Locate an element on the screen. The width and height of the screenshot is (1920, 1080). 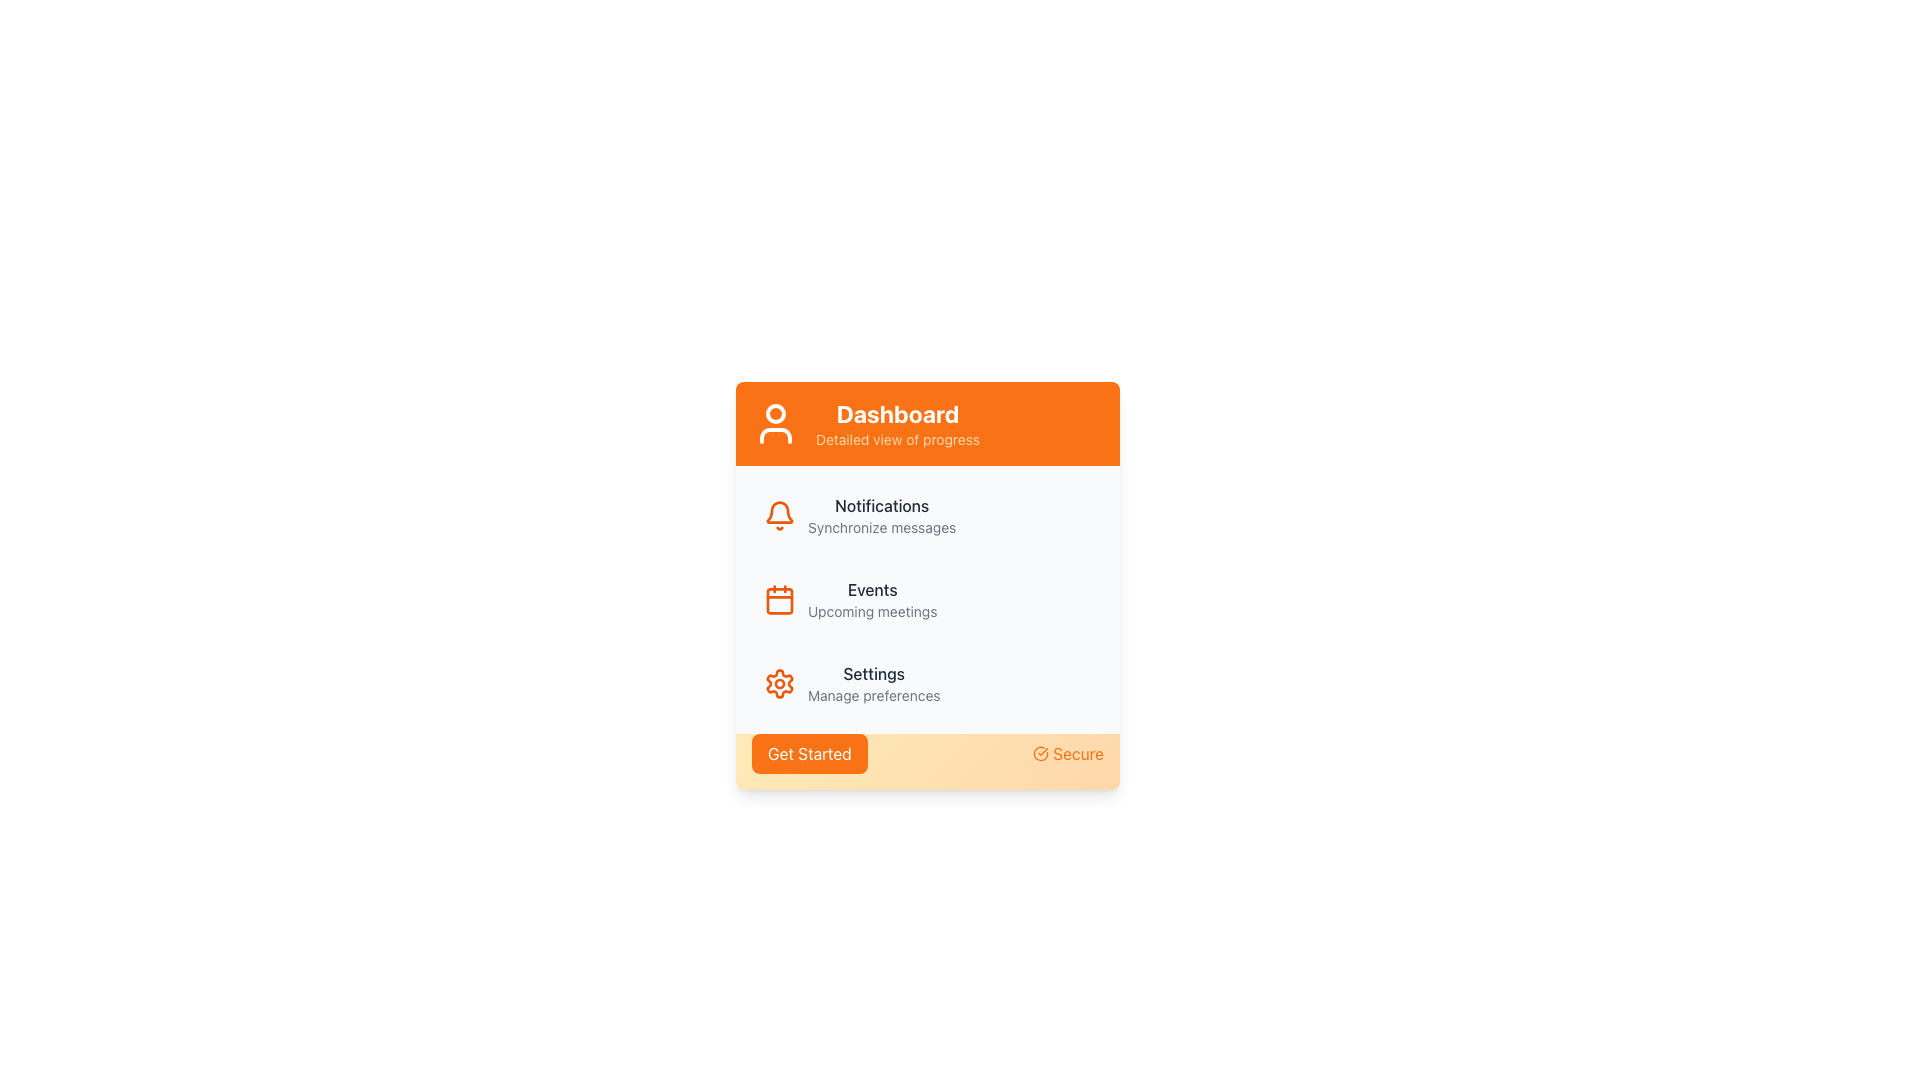
the second item in the vertical list of notifications within the light gray section of the orange-rounded dashboard widget to interact or navigate is located at coordinates (926, 599).